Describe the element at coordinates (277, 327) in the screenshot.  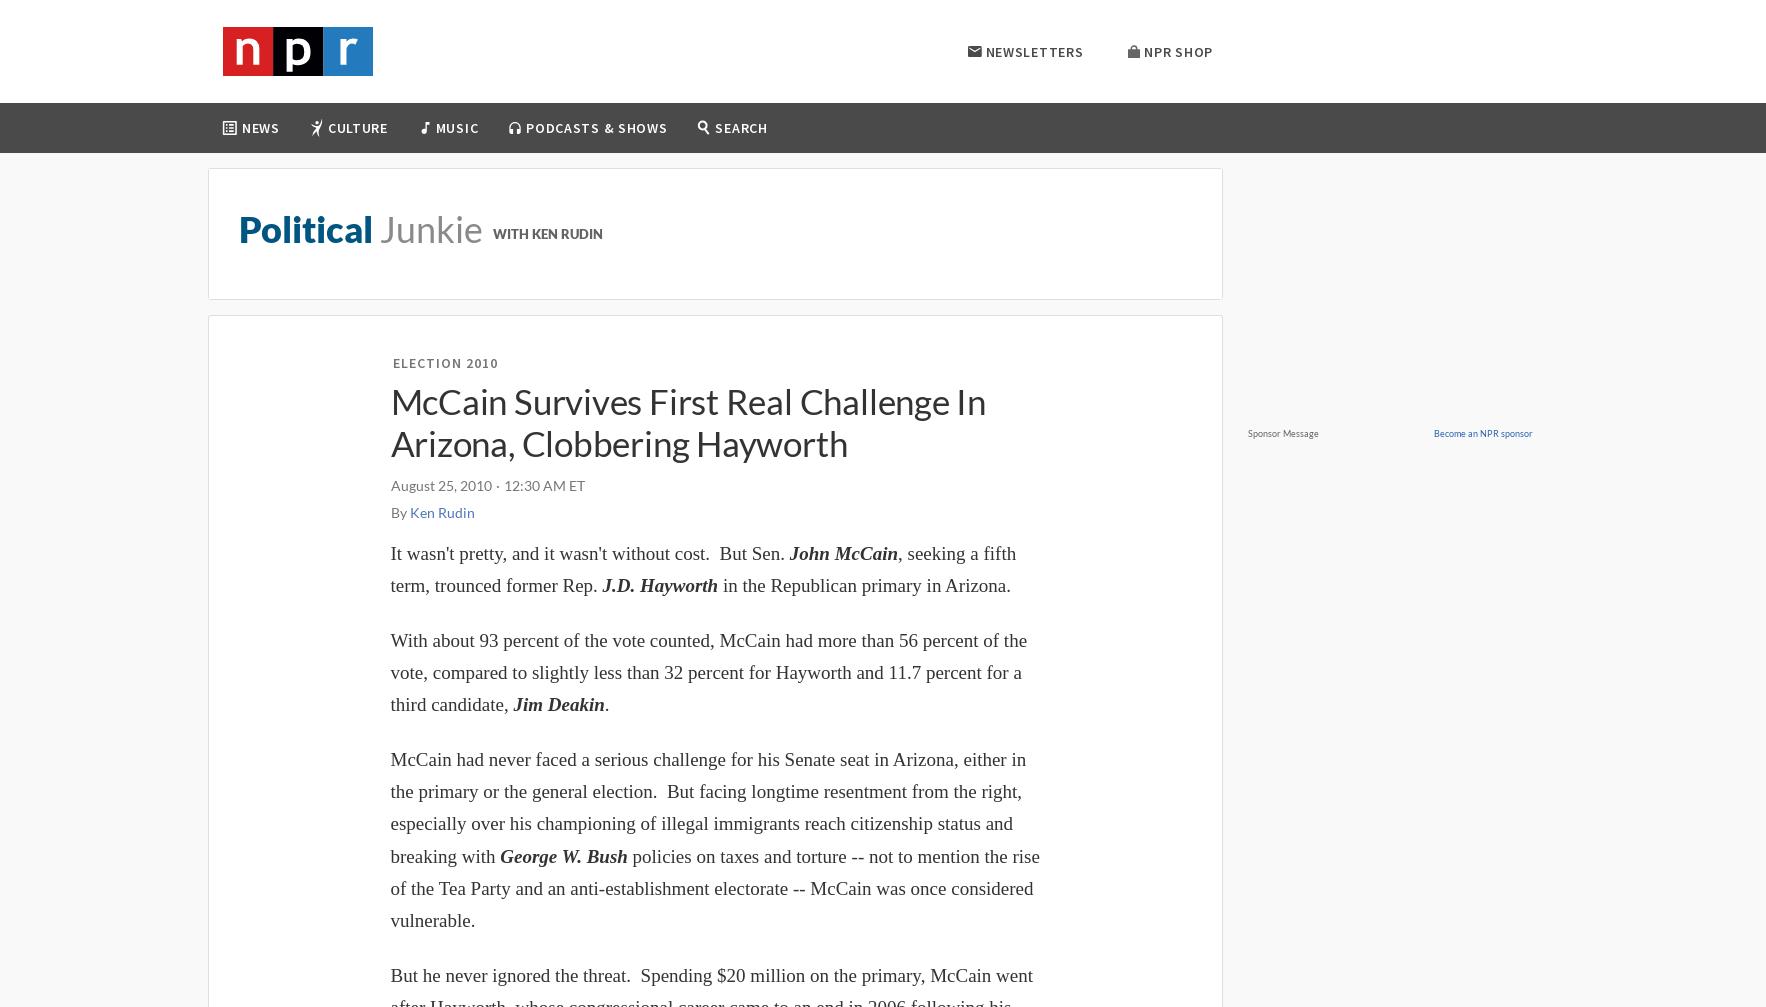
I see `'Climate'` at that location.